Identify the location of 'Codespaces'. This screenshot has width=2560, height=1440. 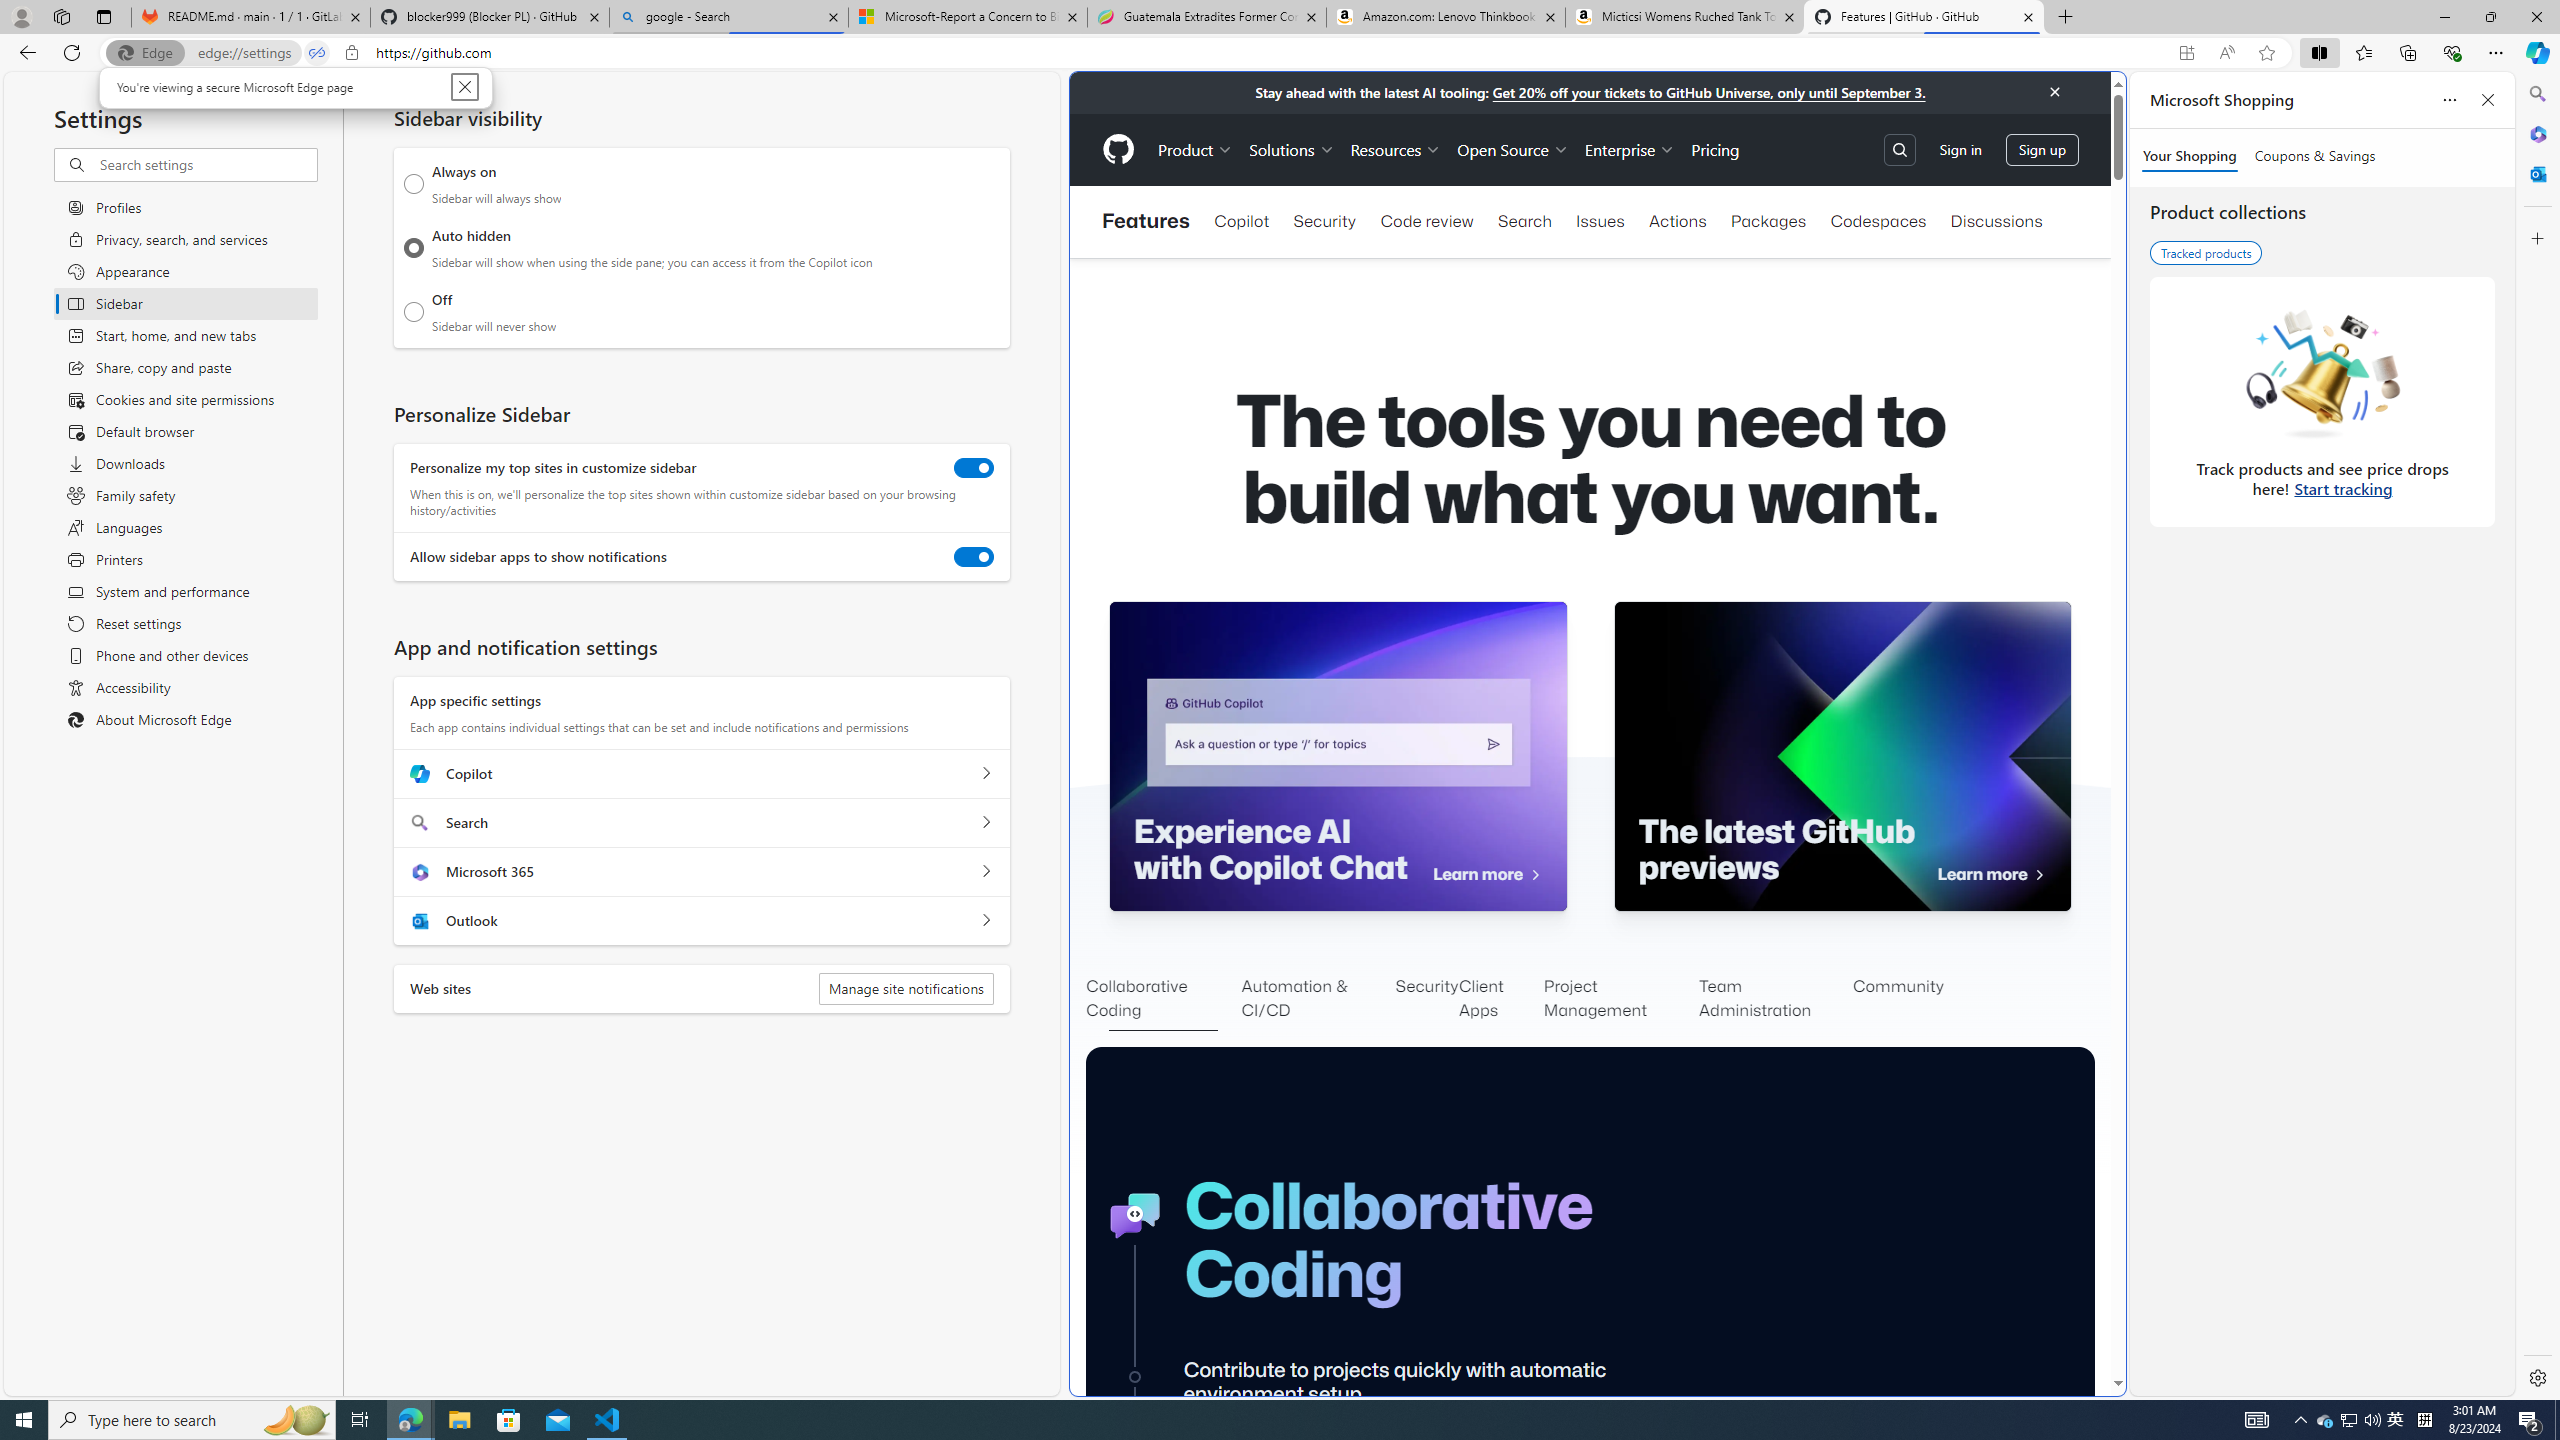
(1879, 221).